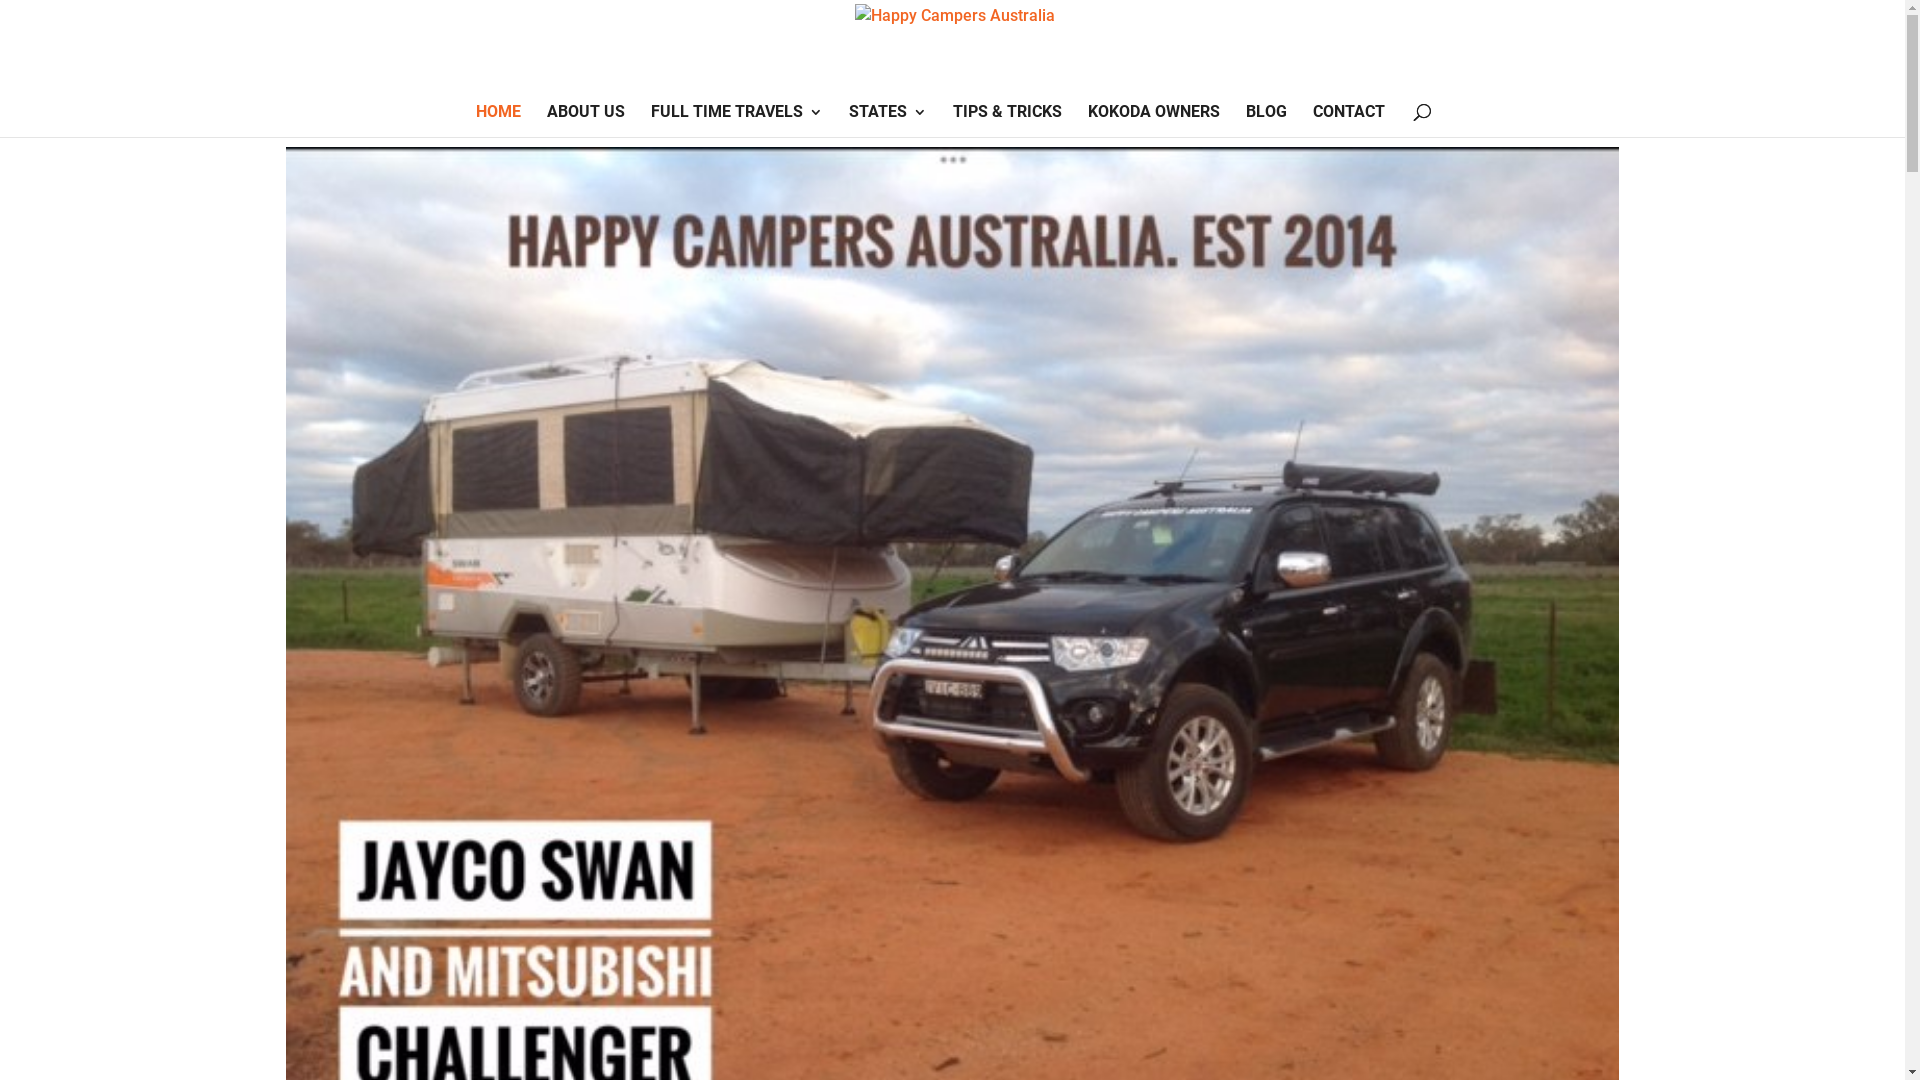 Image resolution: width=1920 pixels, height=1080 pixels. I want to click on 'KOKODA OWNERS', so click(1153, 120).